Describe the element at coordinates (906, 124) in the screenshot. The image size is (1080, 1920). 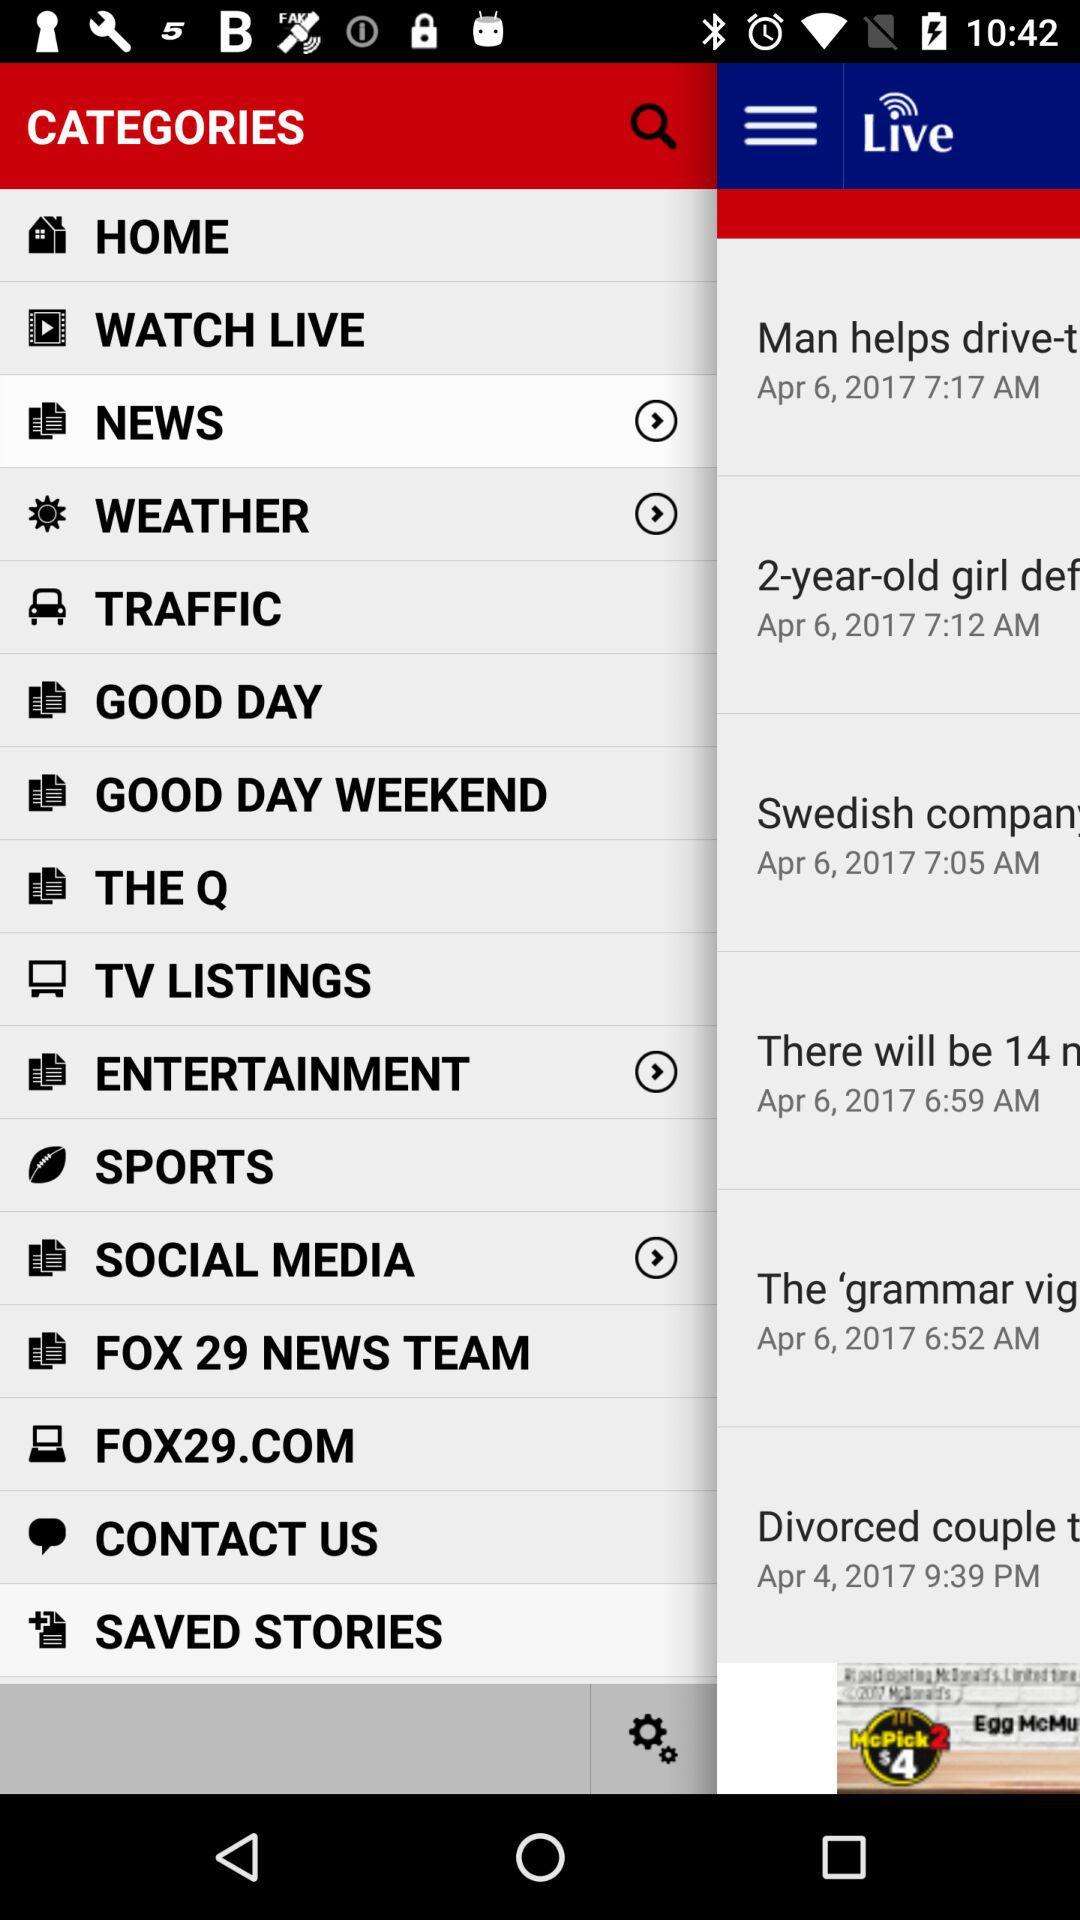
I see `livestream newscast` at that location.